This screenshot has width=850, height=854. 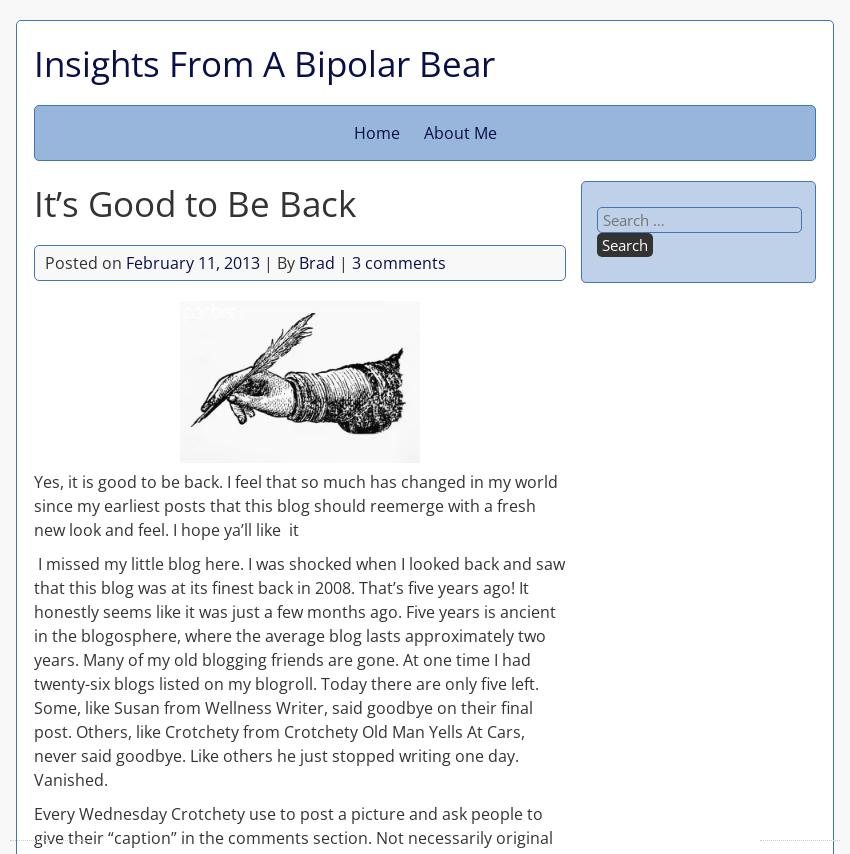 I want to click on 'Yes, it is good to be back. I feel that so much has changed in my world since my earliest posts that this blog should reemerge with a fresh new look and feel. I hope ya’ll like  it', so click(x=294, y=503).